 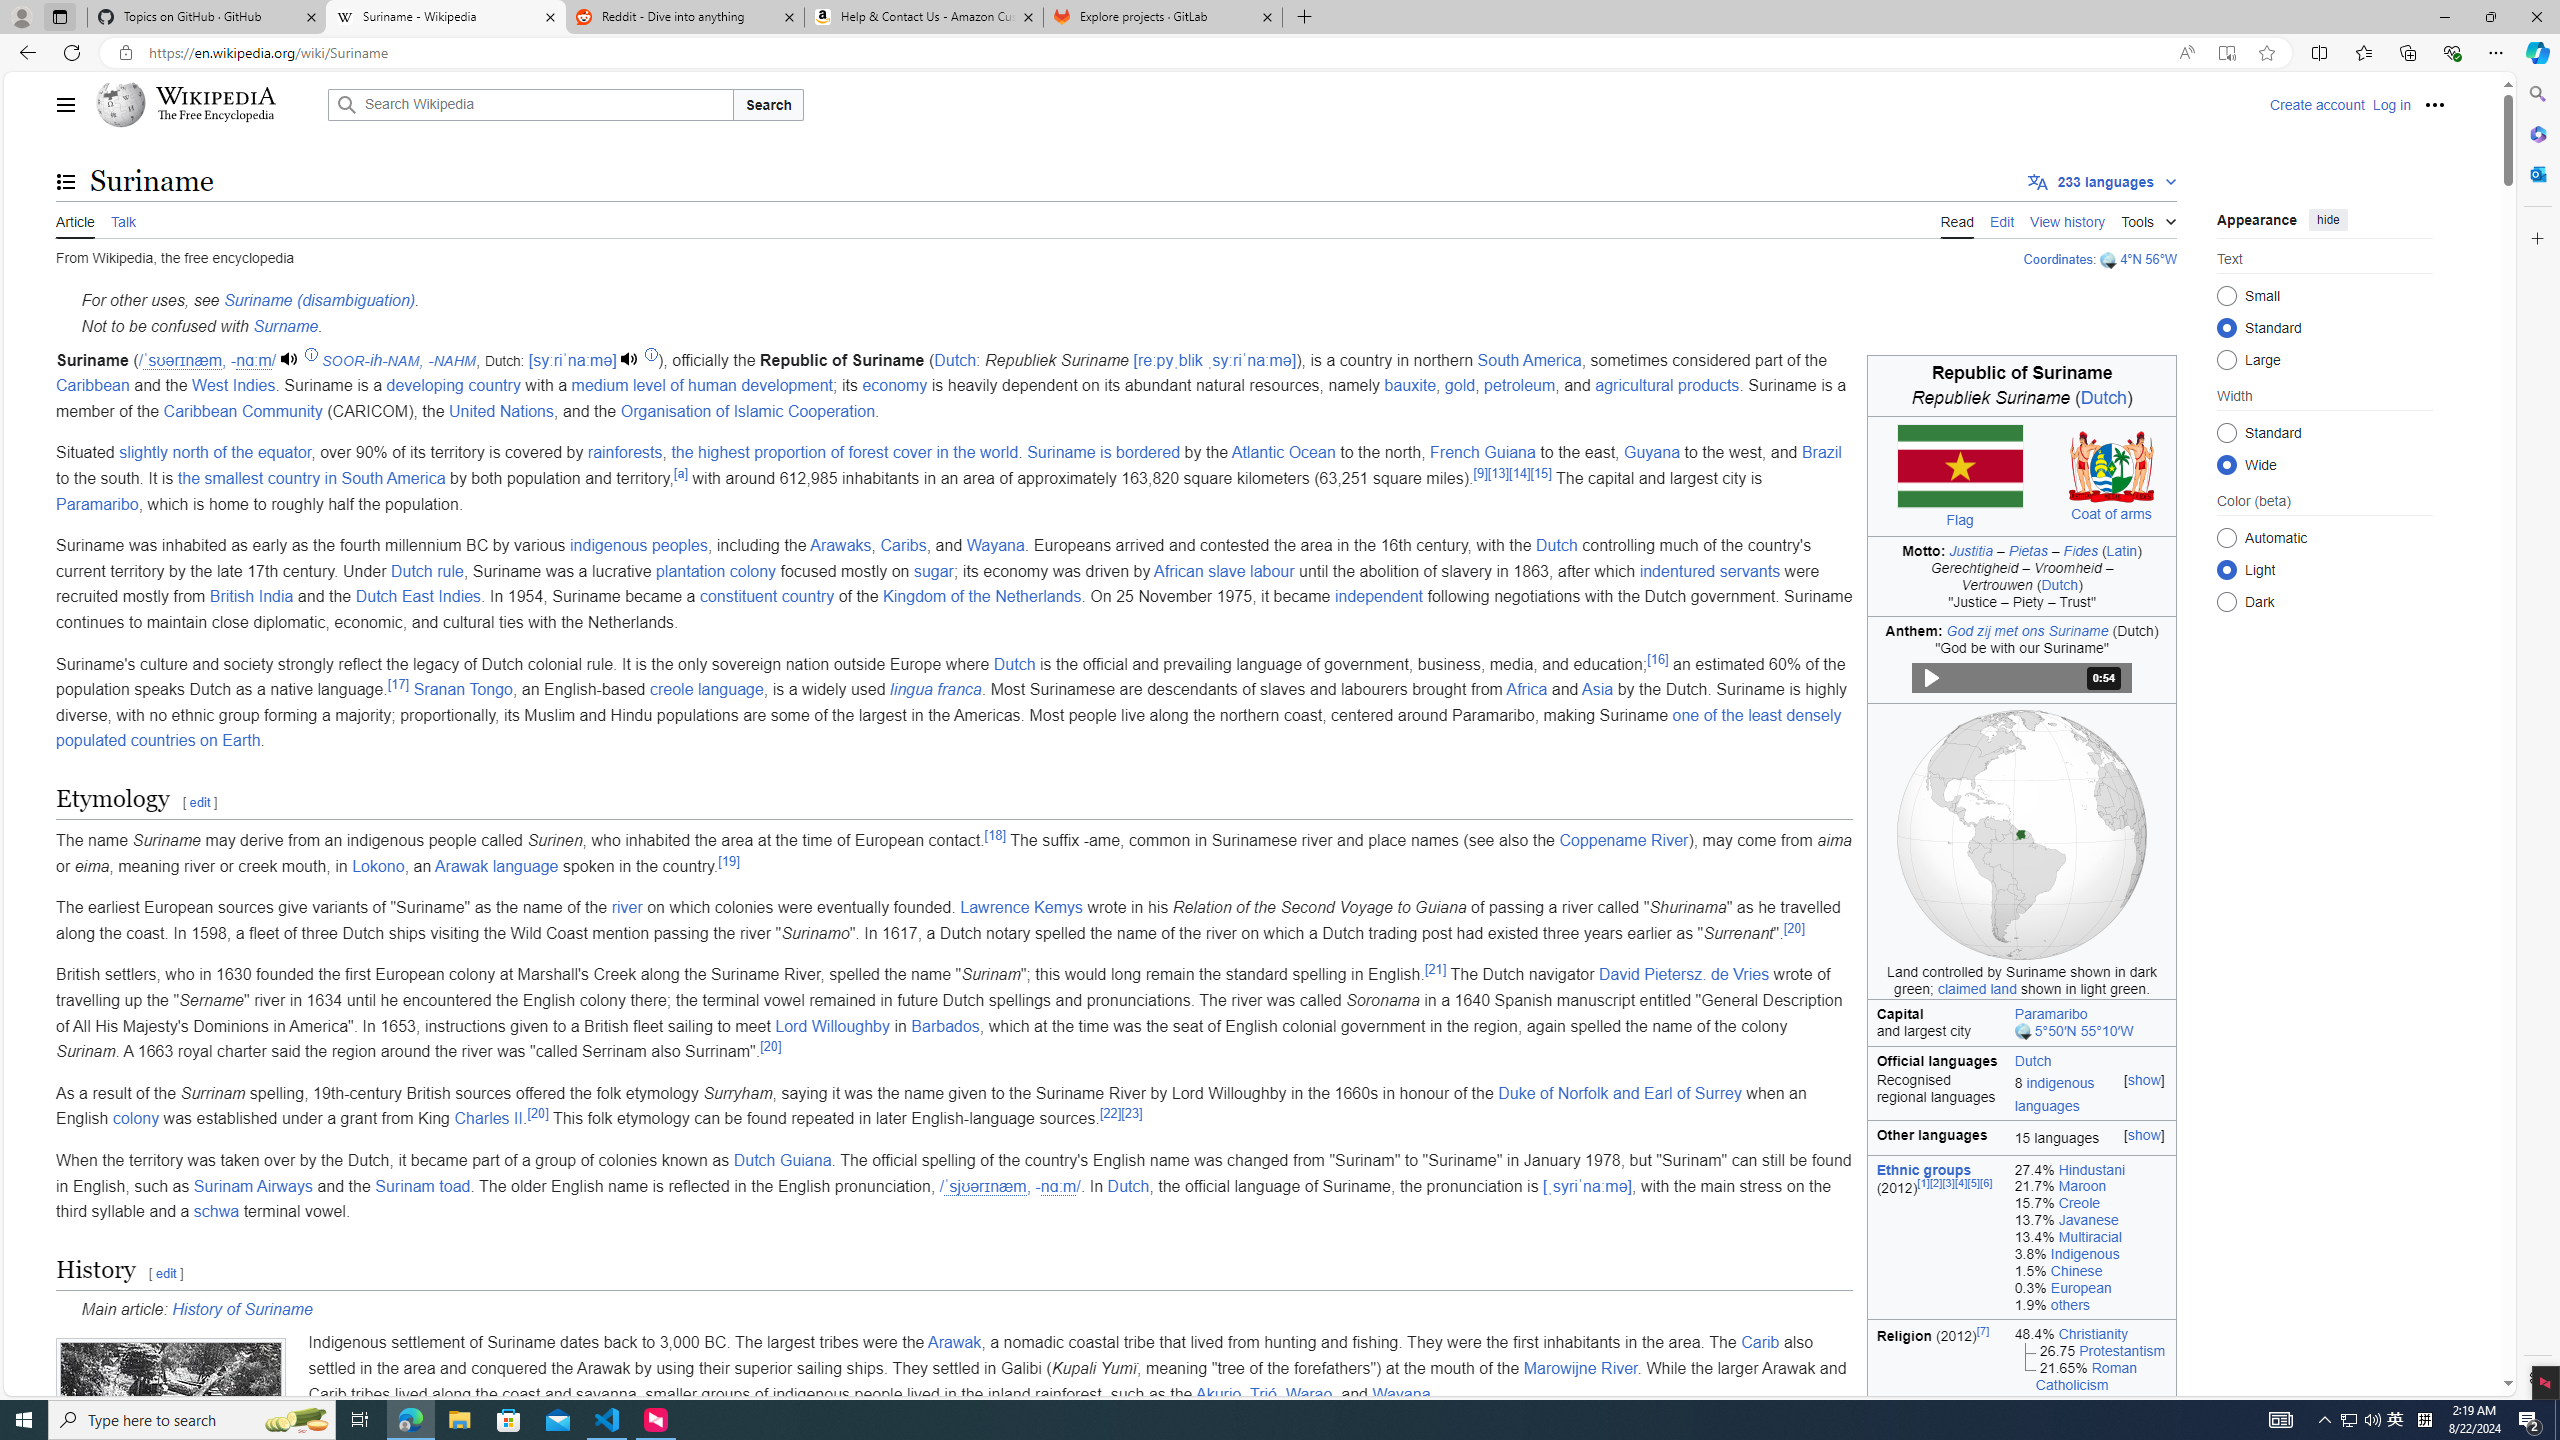 What do you see at coordinates (1656, 658) in the screenshot?
I see `'[16]'` at bounding box center [1656, 658].